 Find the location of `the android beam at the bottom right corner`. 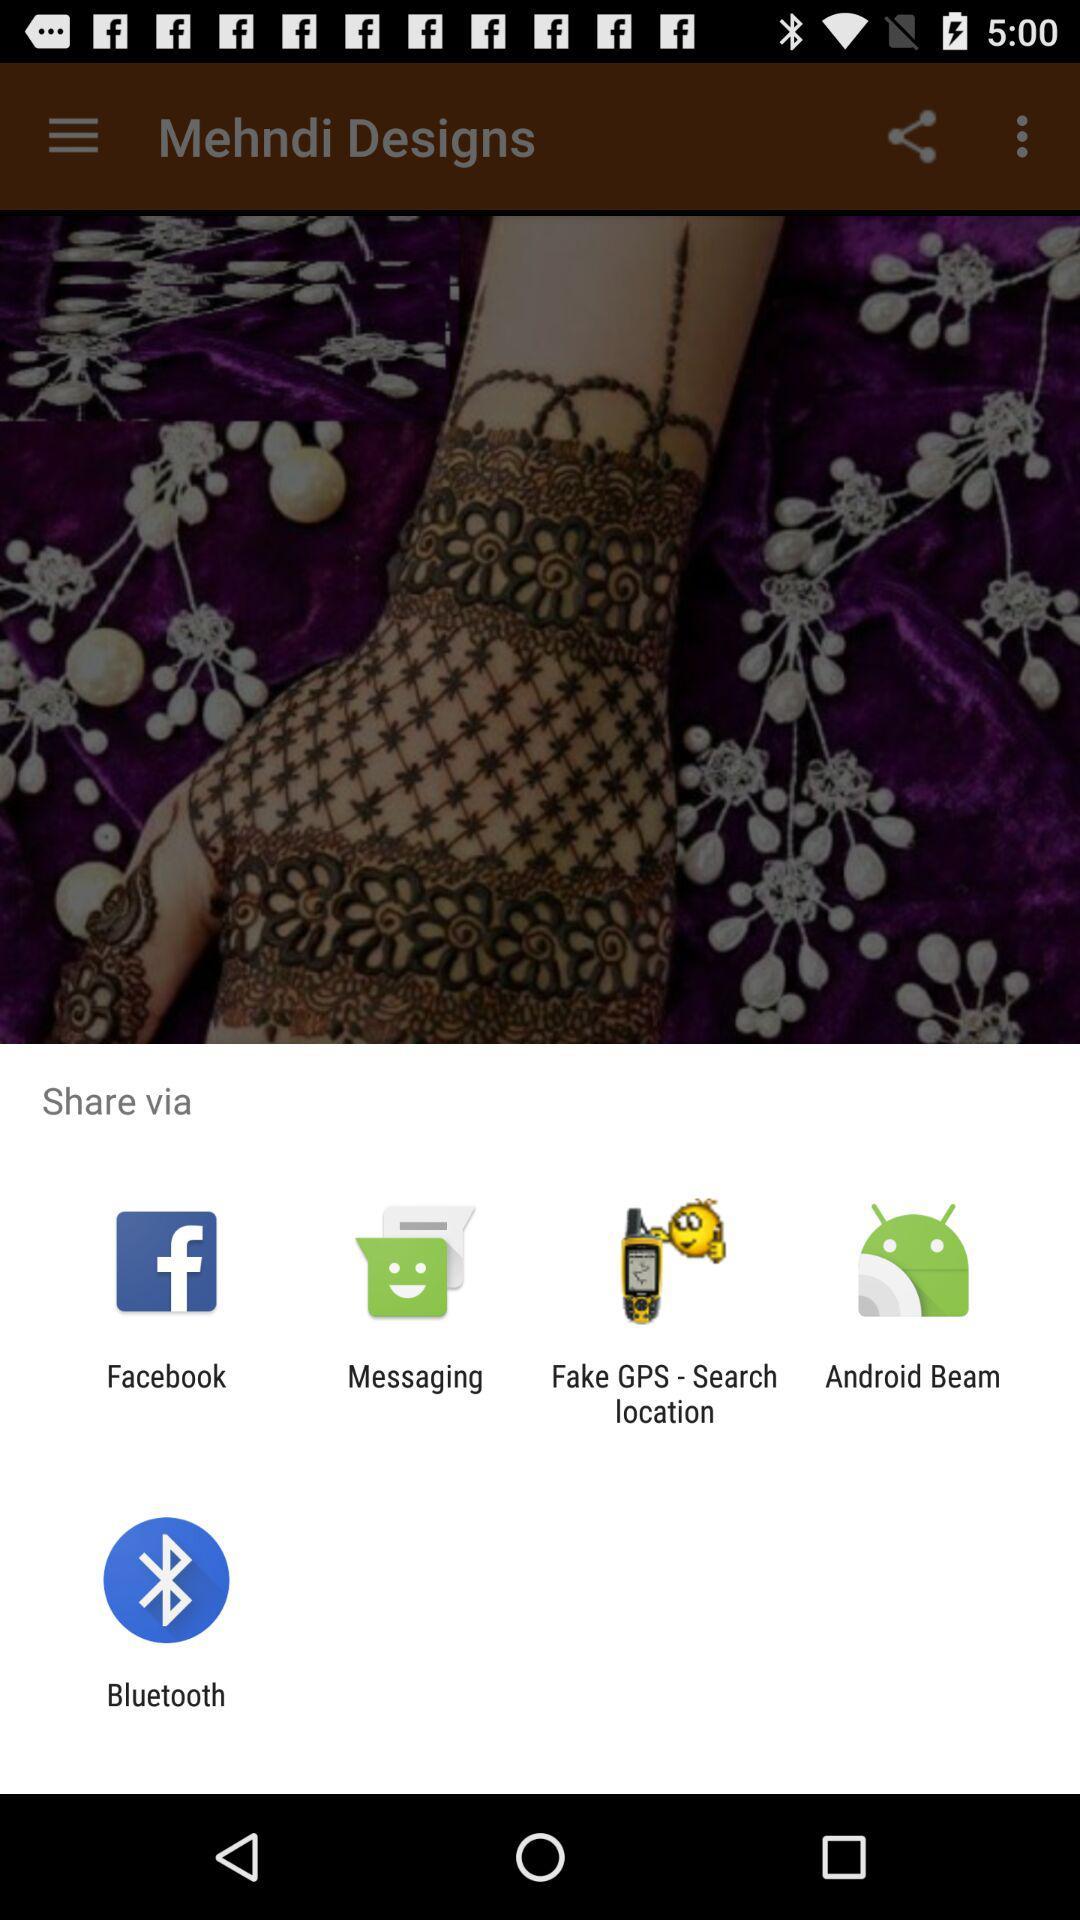

the android beam at the bottom right corner is located at coordinates (913, 1392).